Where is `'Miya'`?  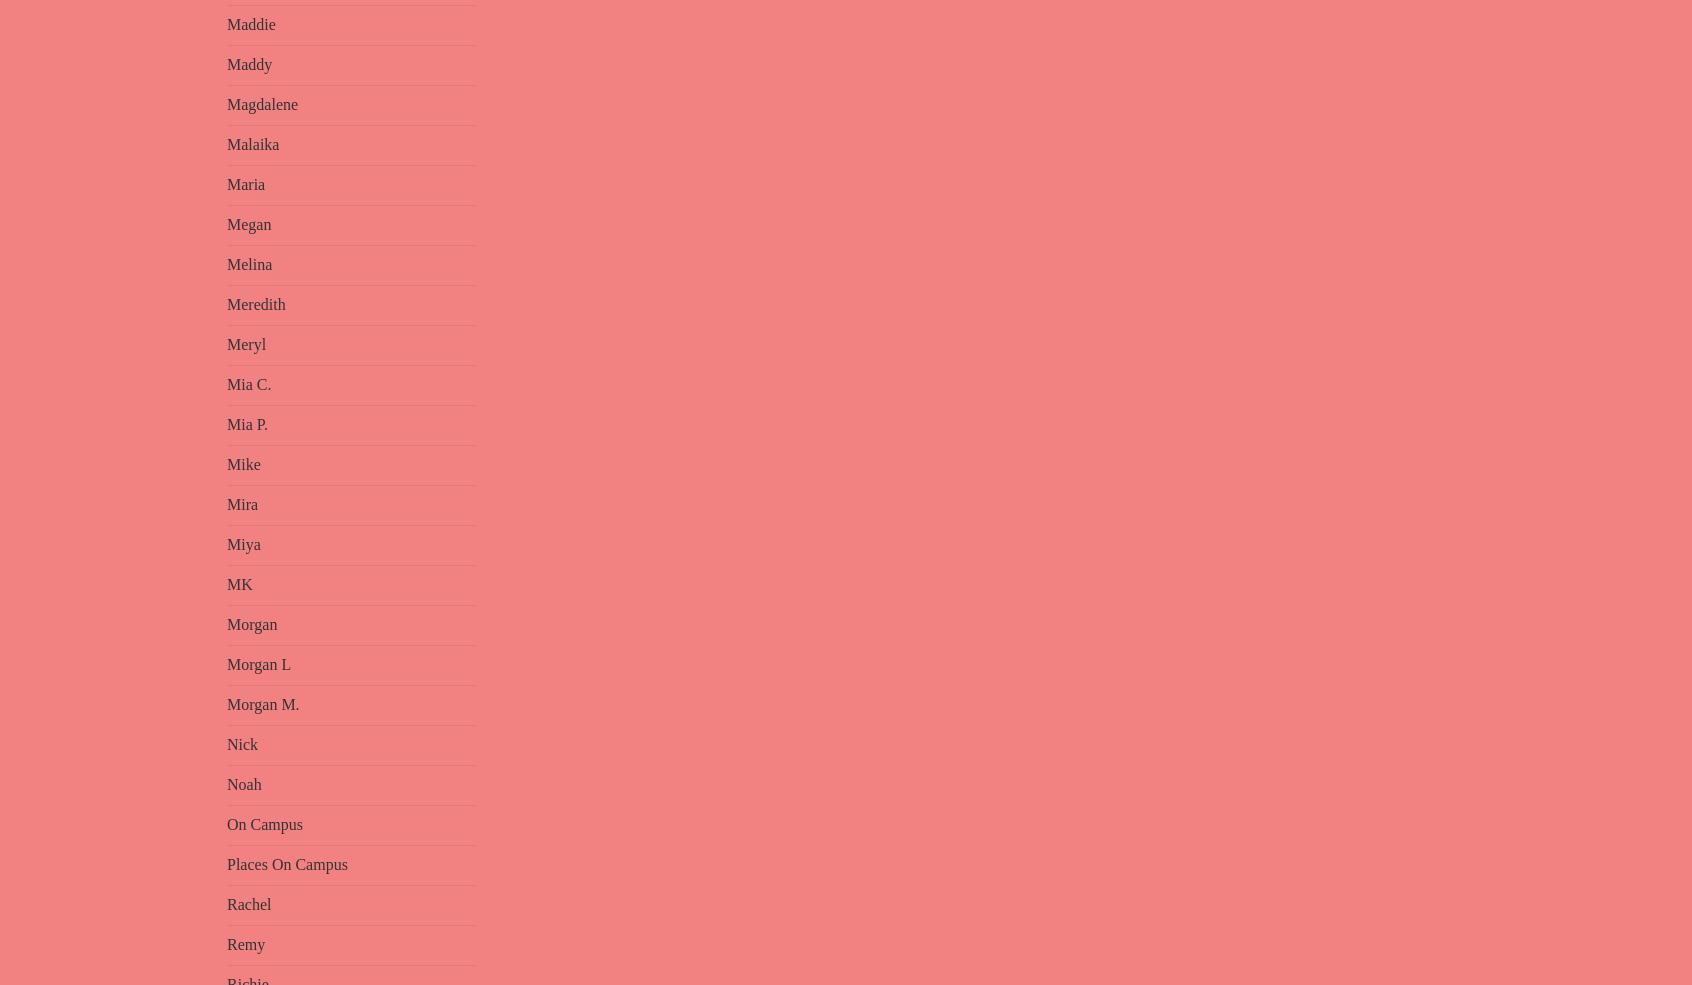 'Miya' is located at coordinates (243, 544).